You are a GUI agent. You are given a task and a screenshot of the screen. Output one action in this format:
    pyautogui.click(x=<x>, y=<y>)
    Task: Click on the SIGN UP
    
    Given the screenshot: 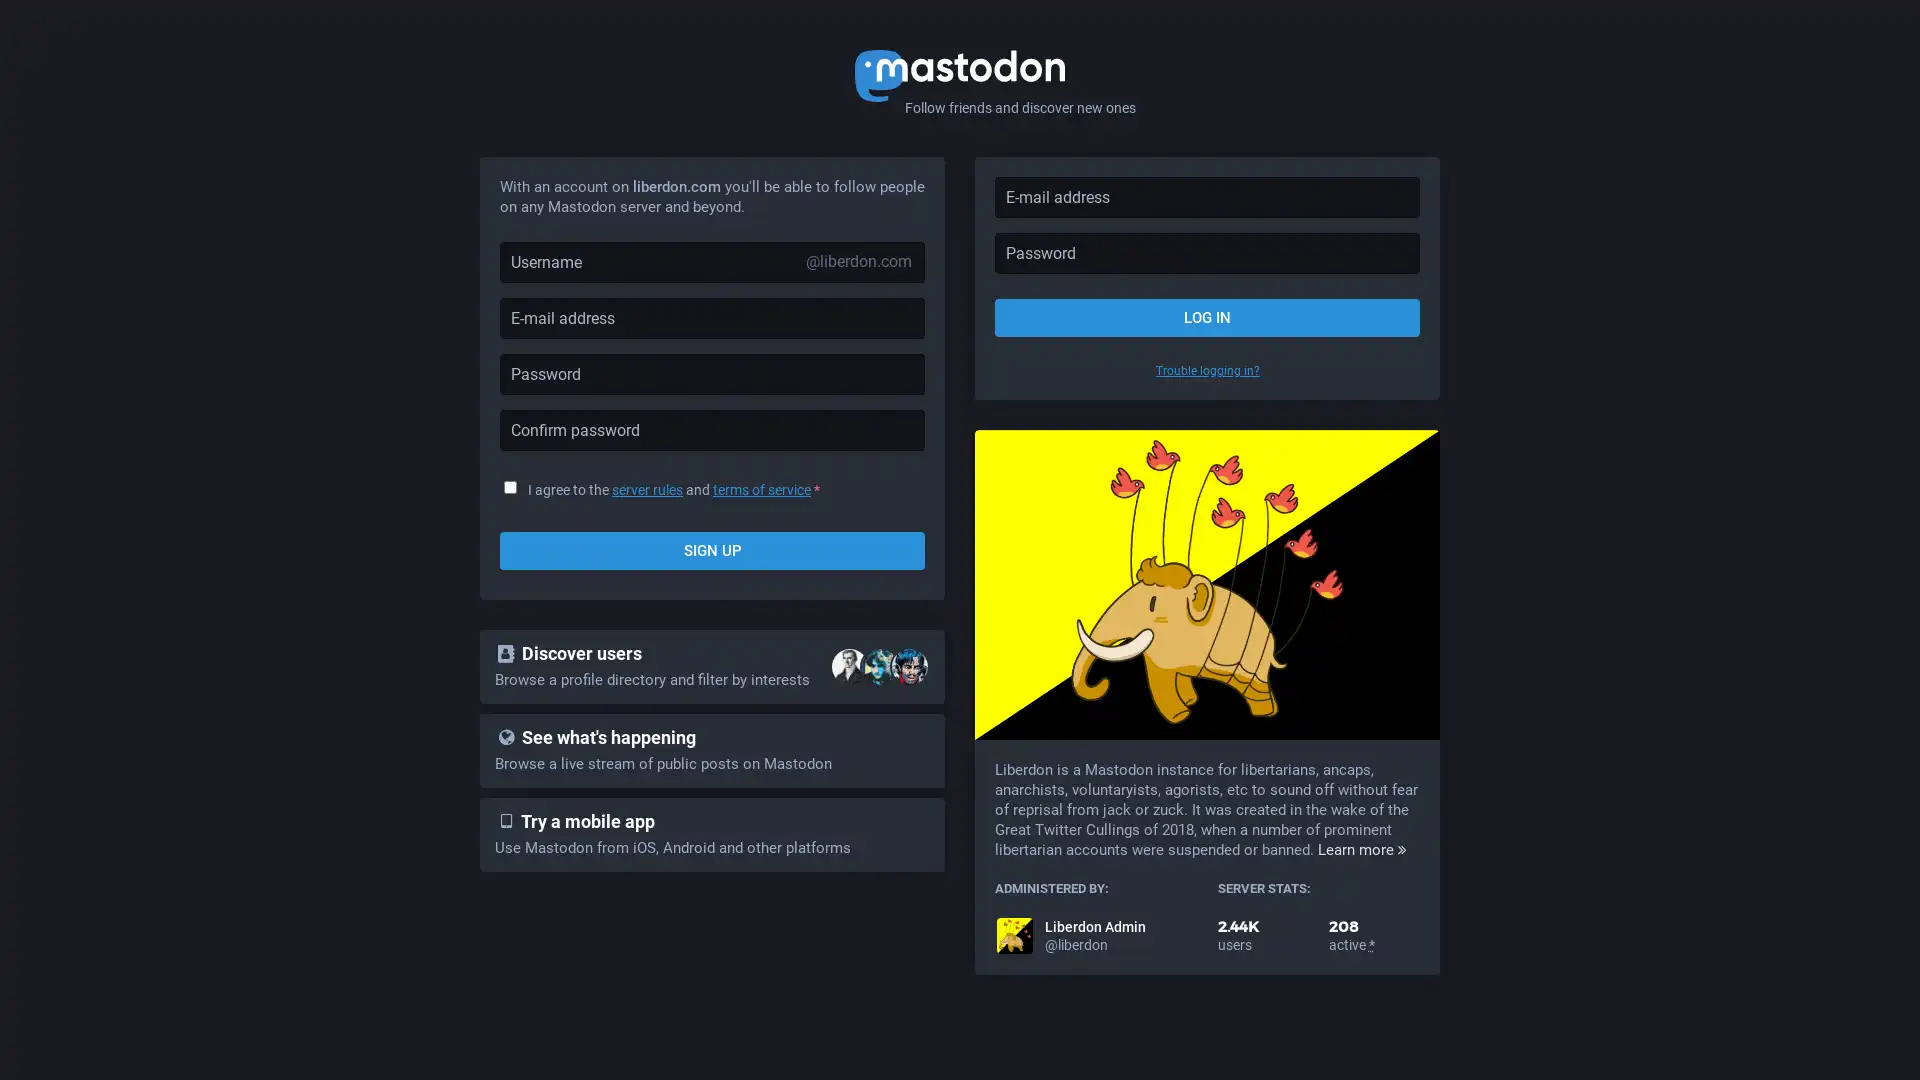 What is the action you would take?
    pyautogui.click(x=712, y=551)
    